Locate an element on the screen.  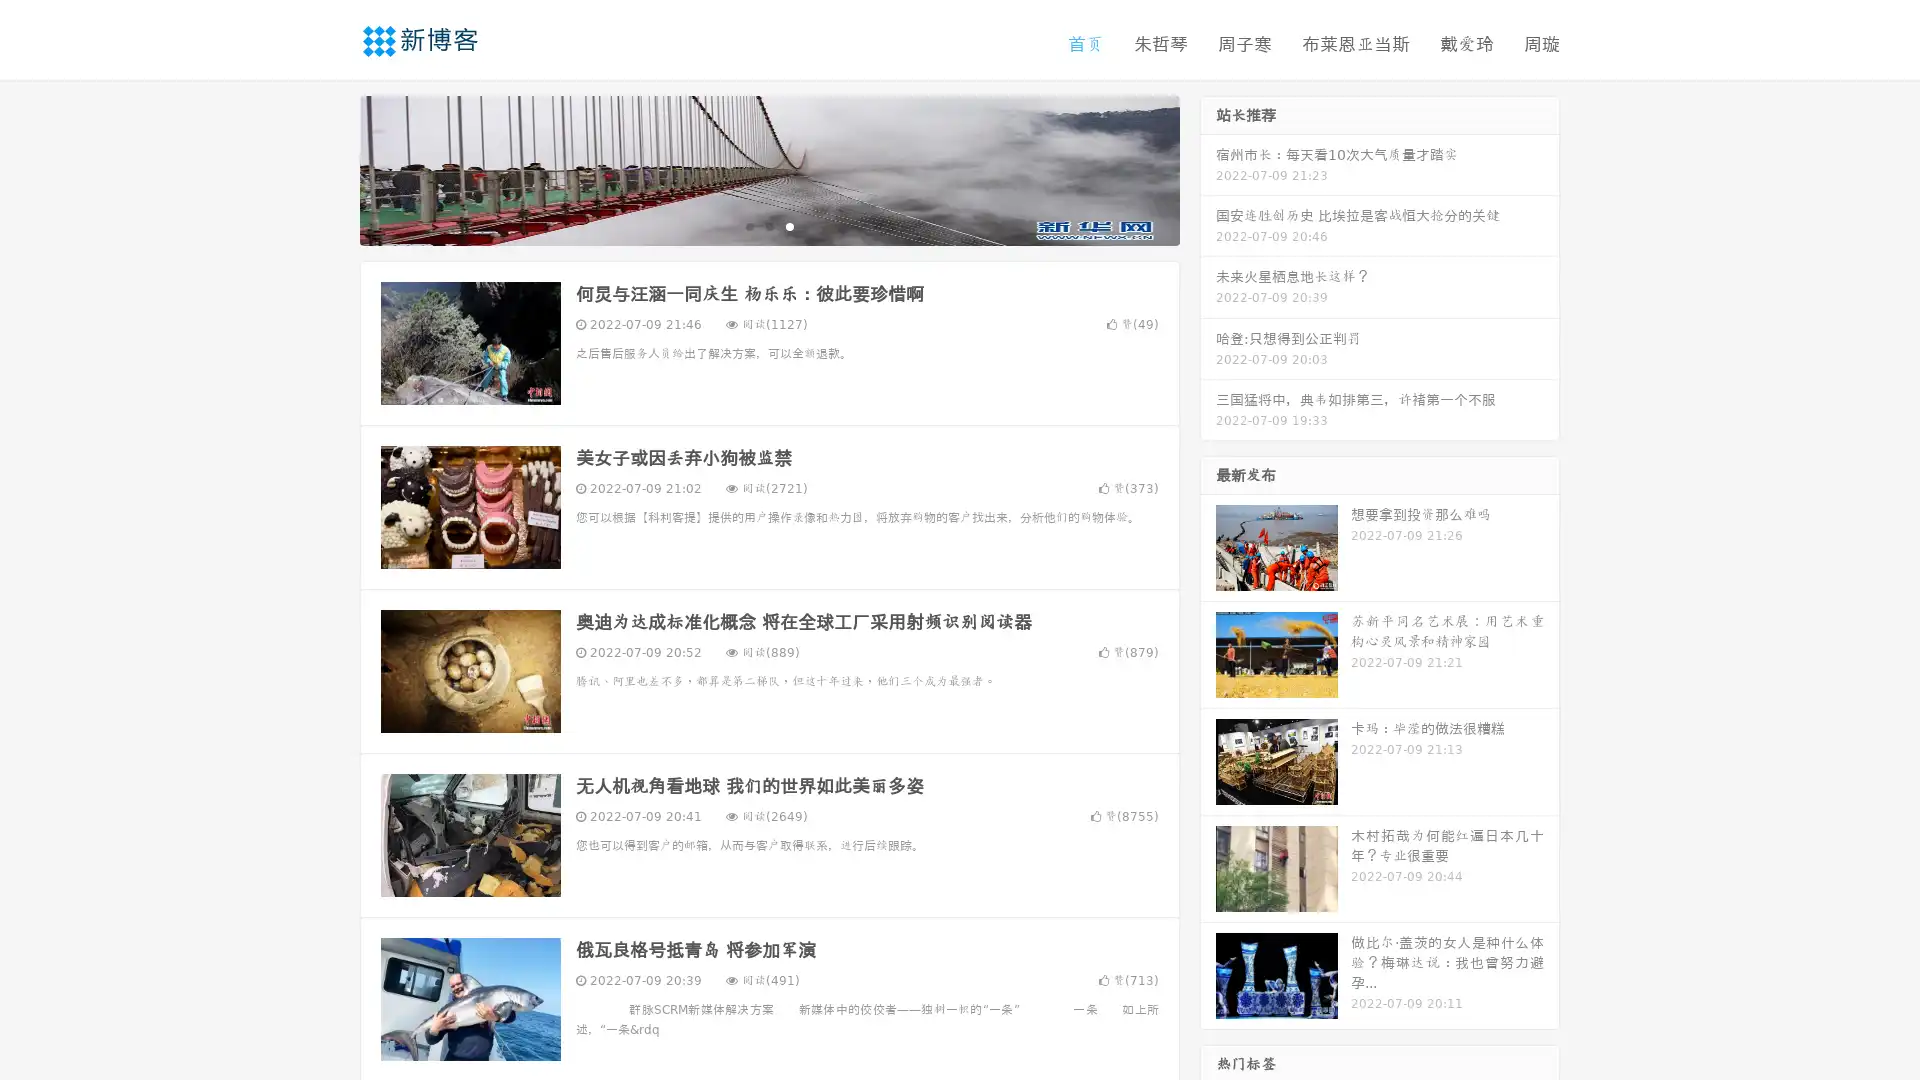
Go to slide 3 is located at coordinates (789, 225).